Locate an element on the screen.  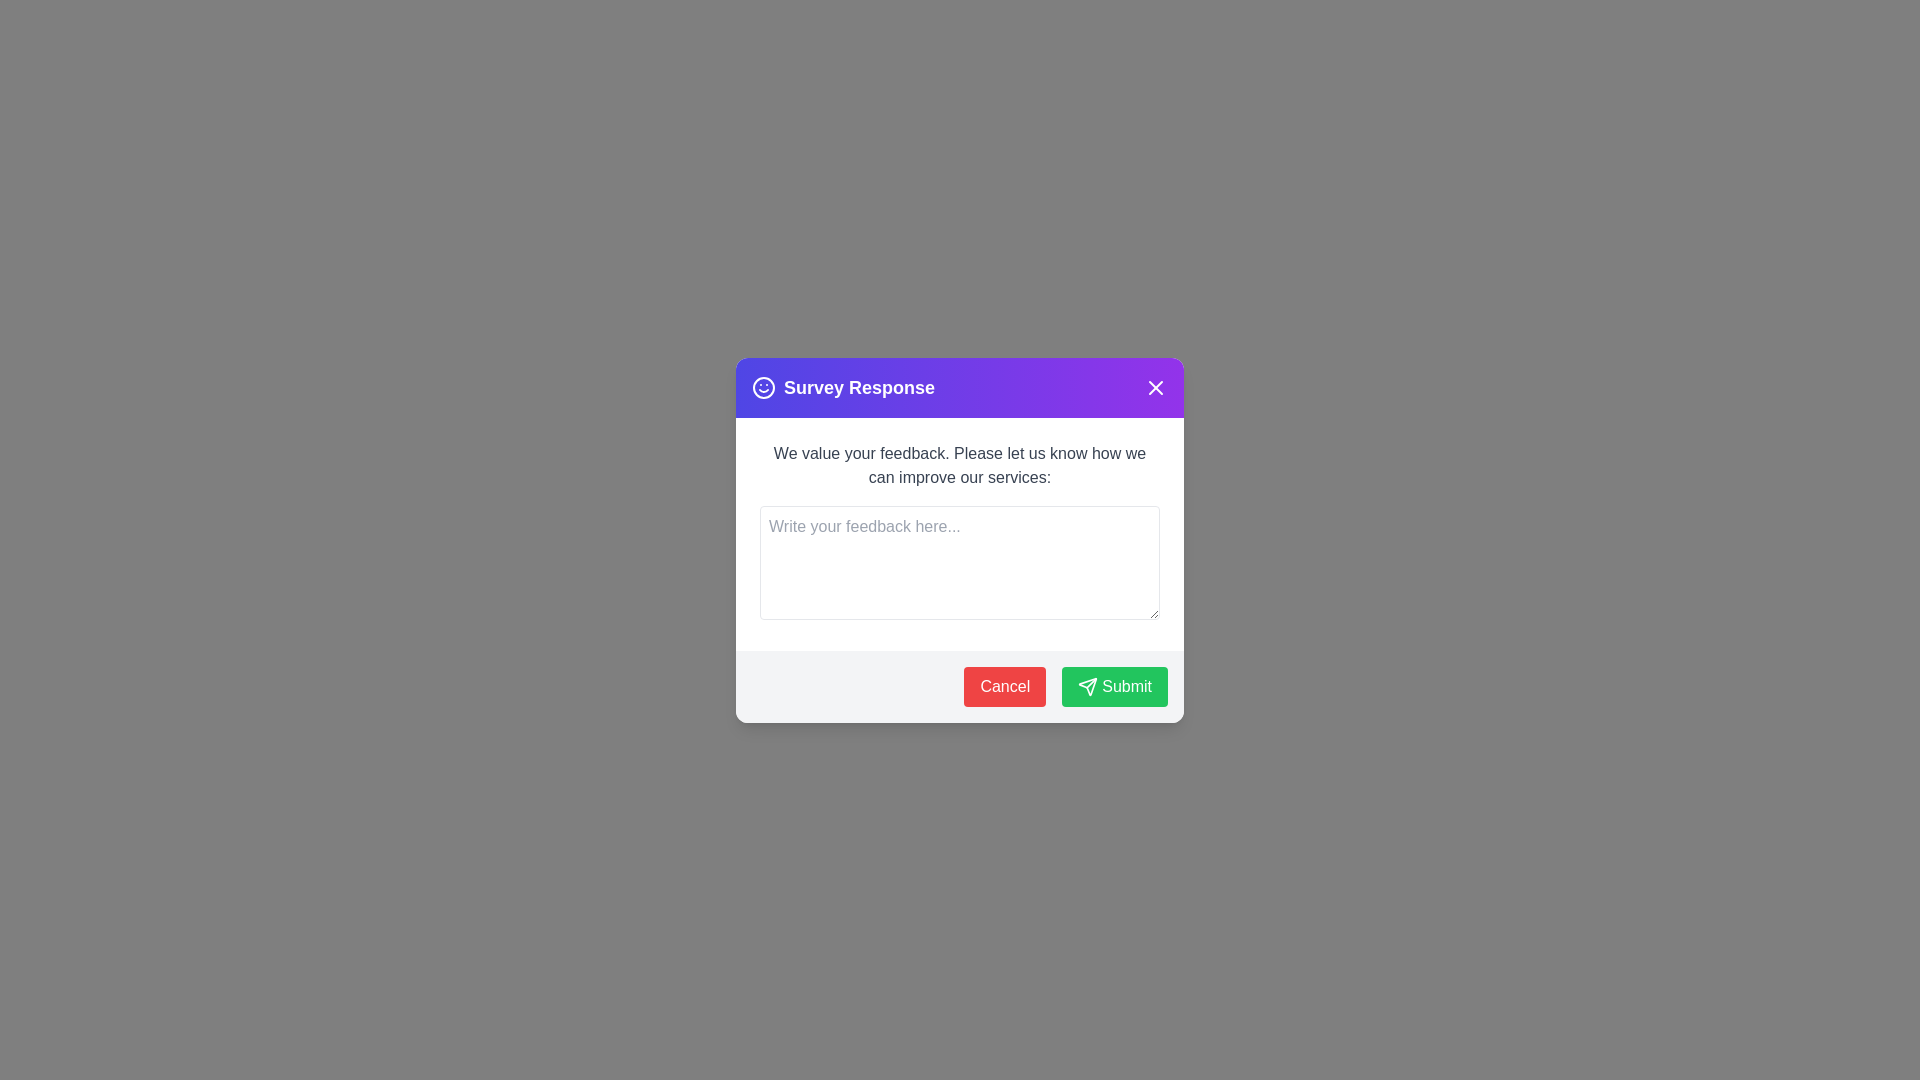
the cancel button to cancel the feedback submission is located at coordinates (1004, 685).